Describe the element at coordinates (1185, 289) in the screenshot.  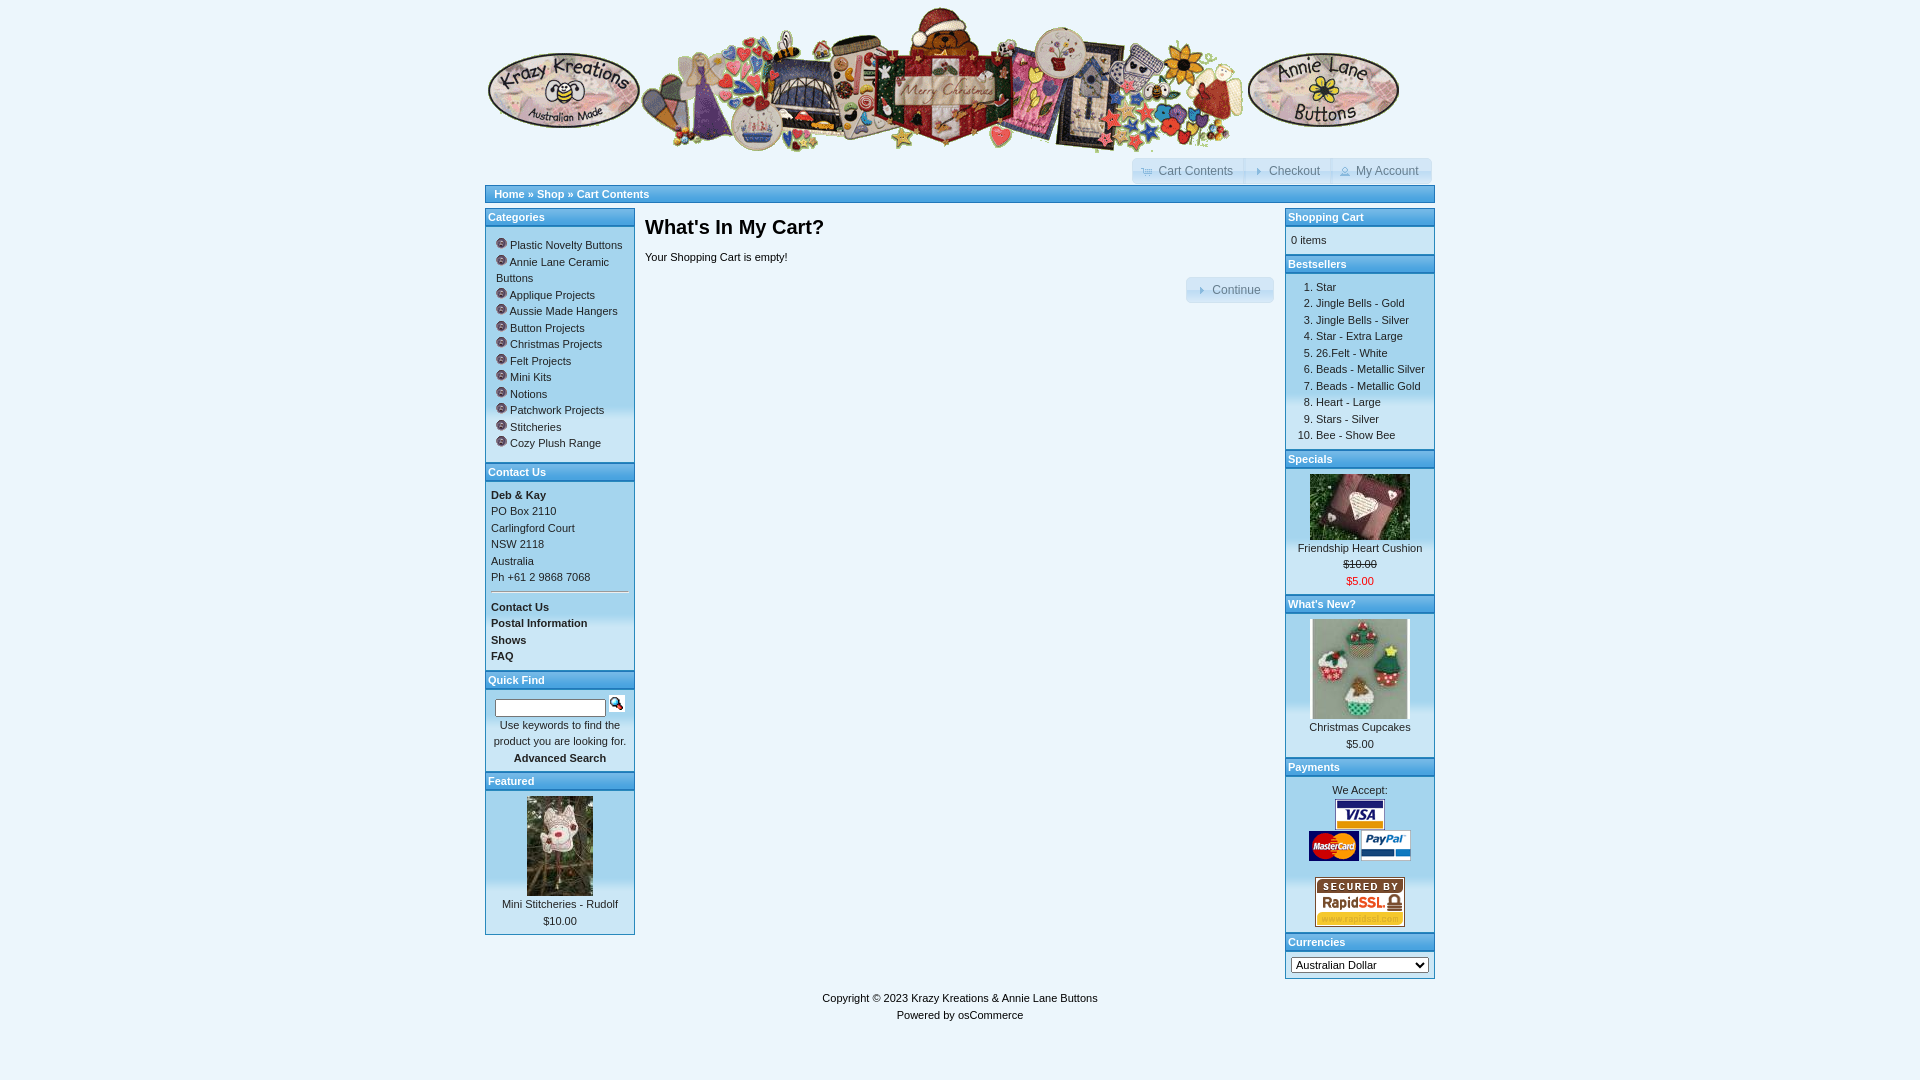
I see `'Continue'` at that location.